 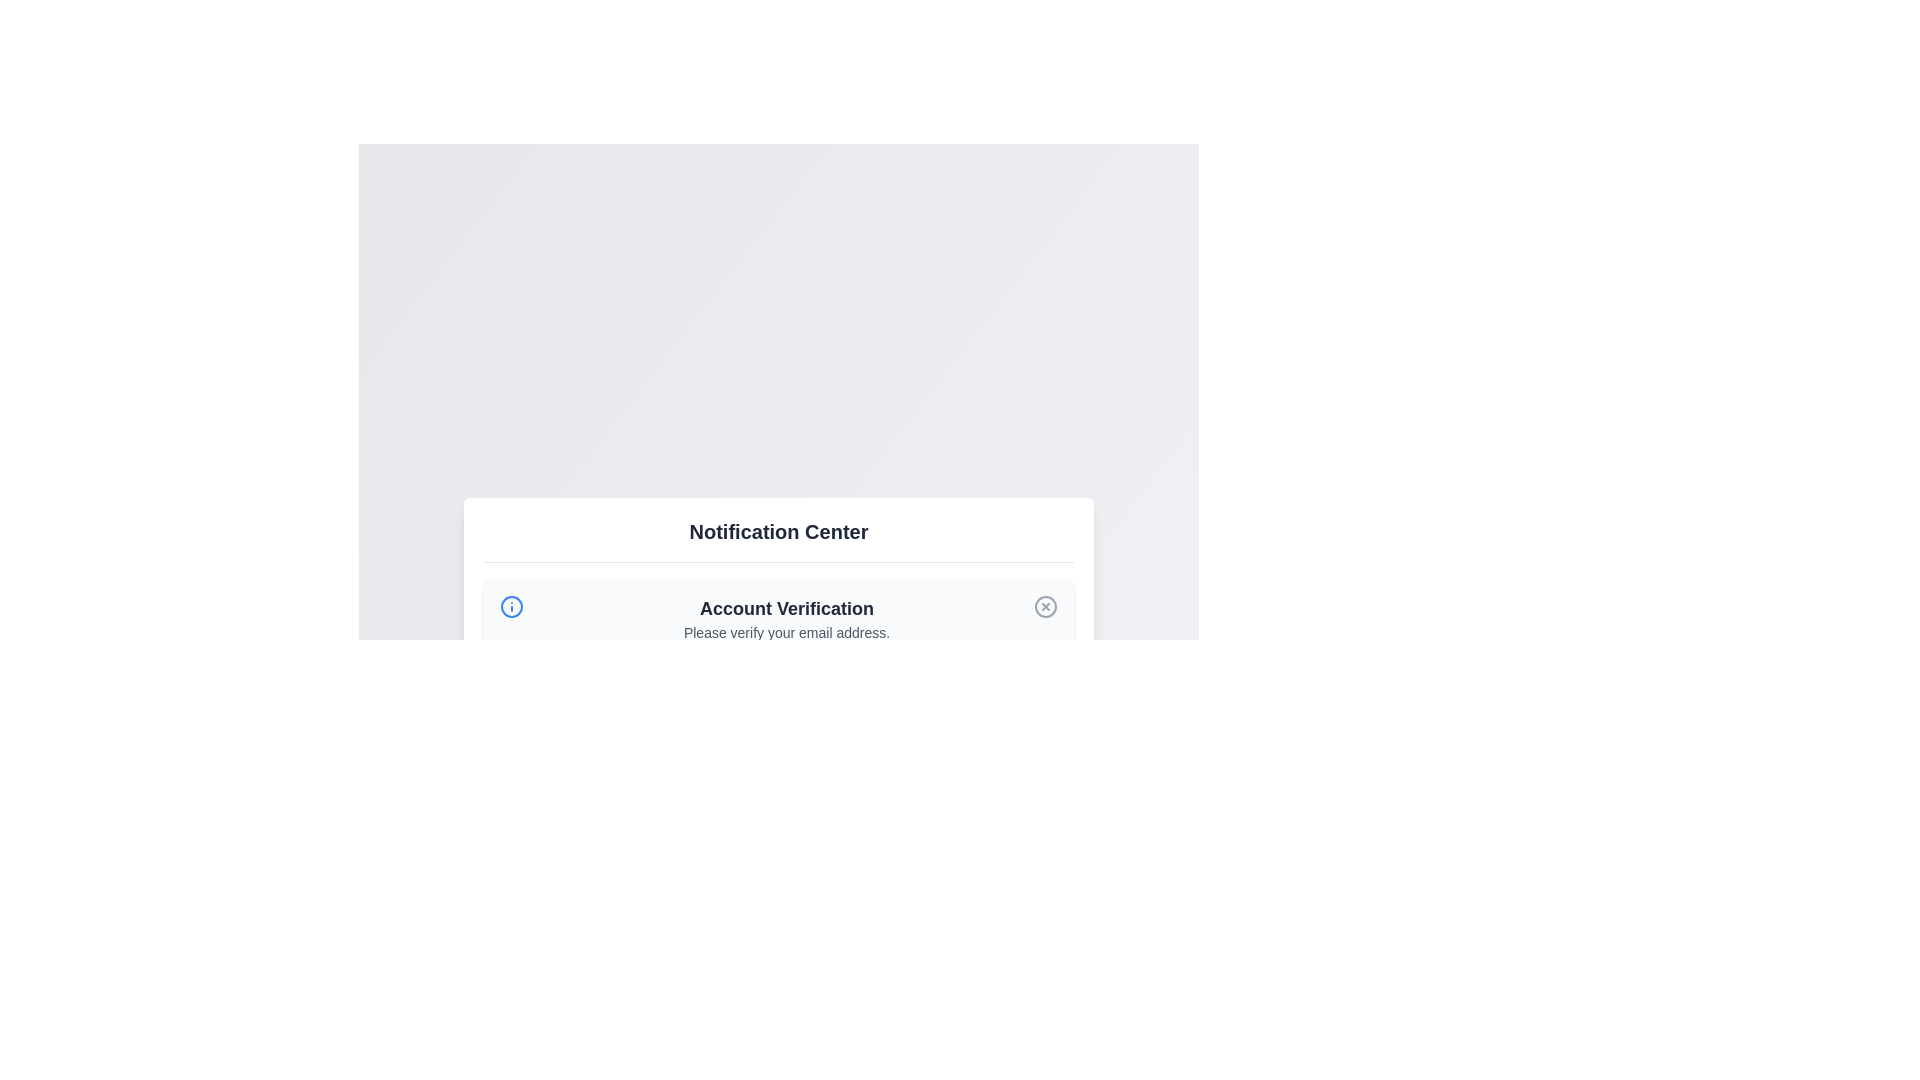 I want to click on the circular outline button with an 'X' shape, located within the 'Account Verification' notification area, so click(x=1045, y=605).